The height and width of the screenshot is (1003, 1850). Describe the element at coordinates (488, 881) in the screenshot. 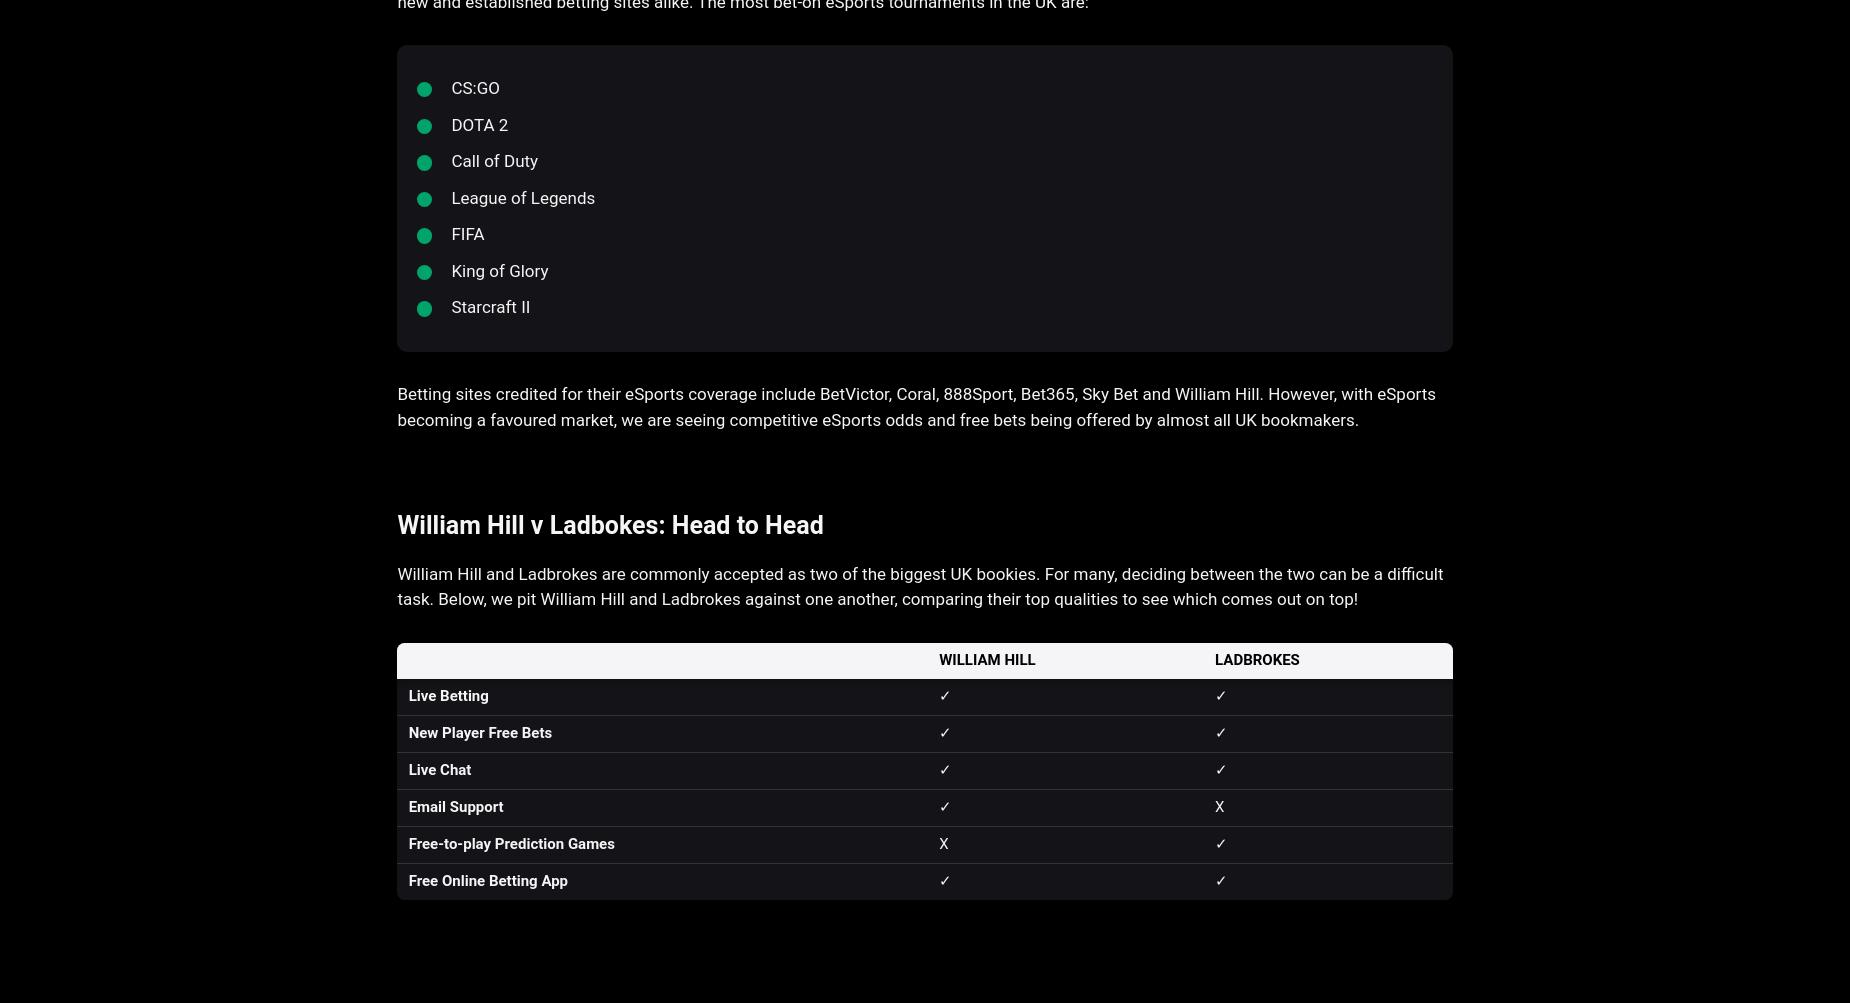

I see `'Free Online Betting App'` at that location.